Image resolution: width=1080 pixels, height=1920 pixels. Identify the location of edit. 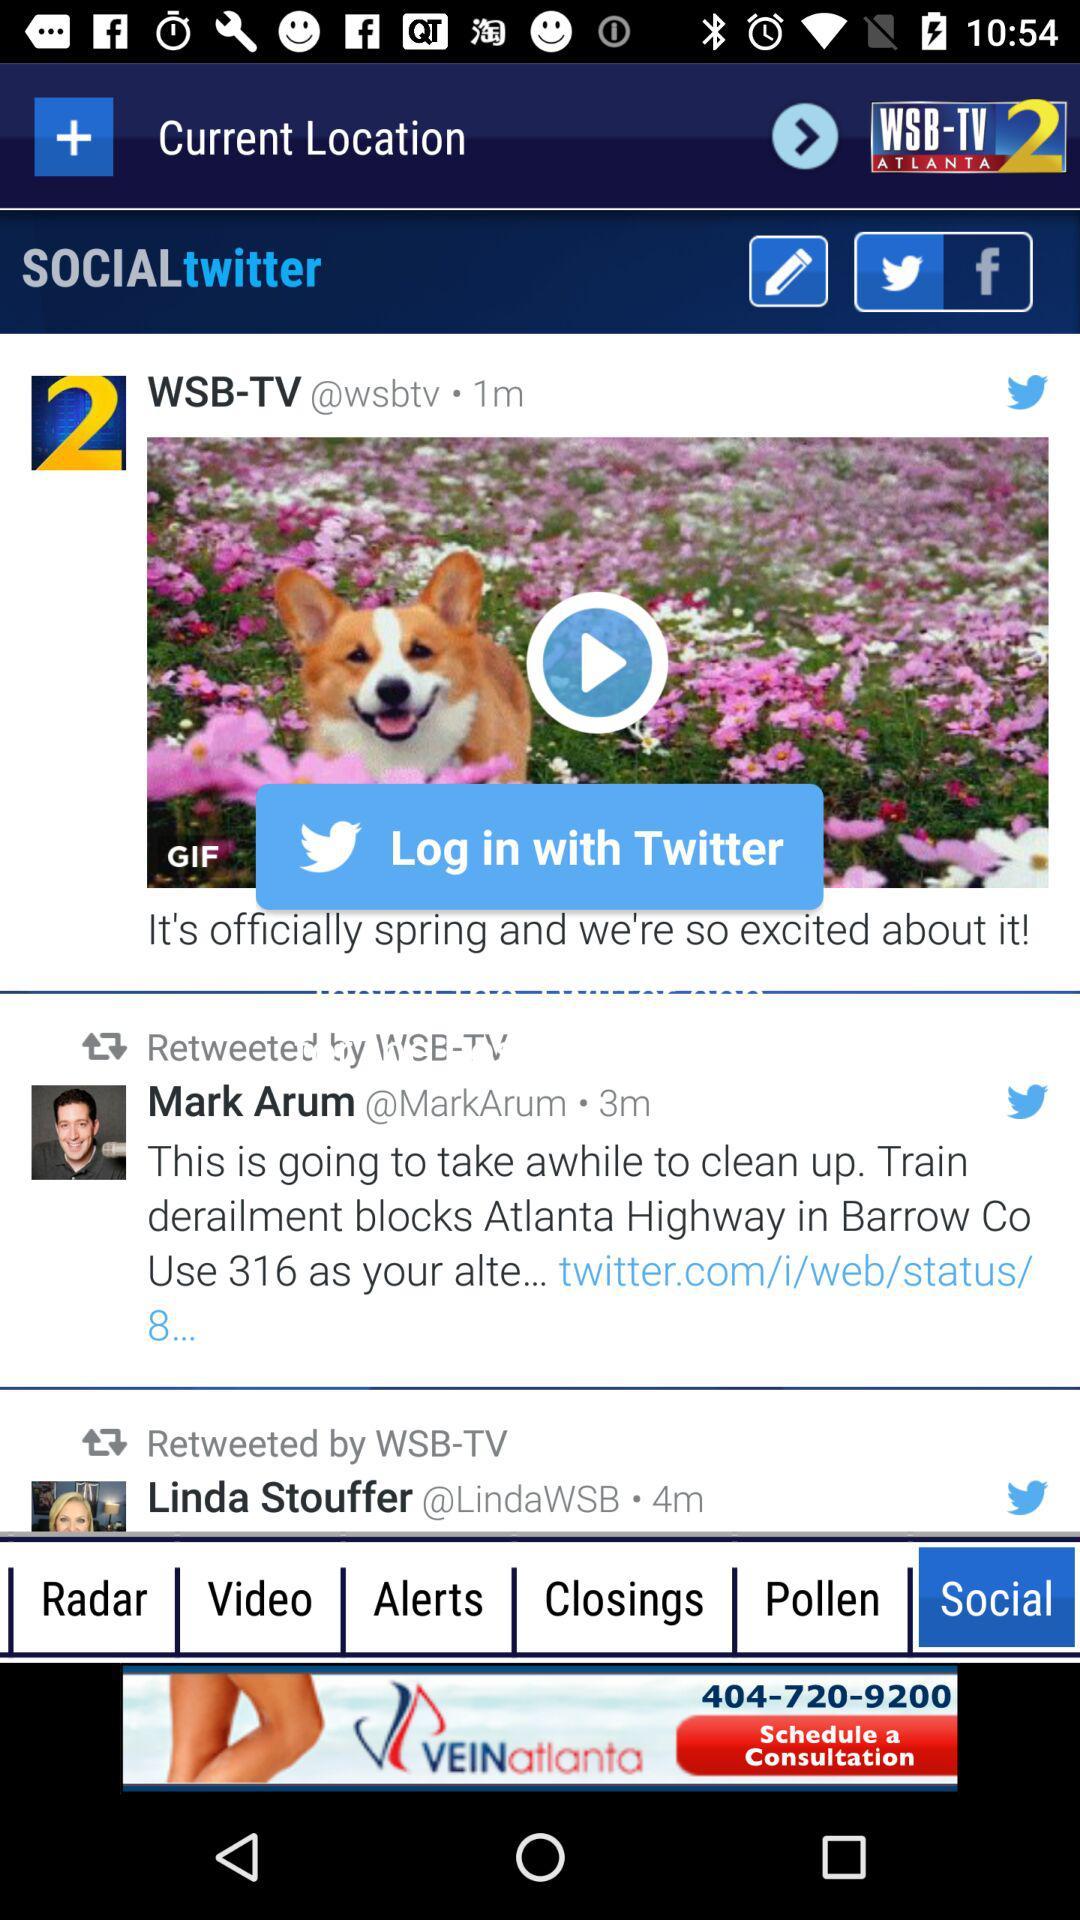
(787, 270).